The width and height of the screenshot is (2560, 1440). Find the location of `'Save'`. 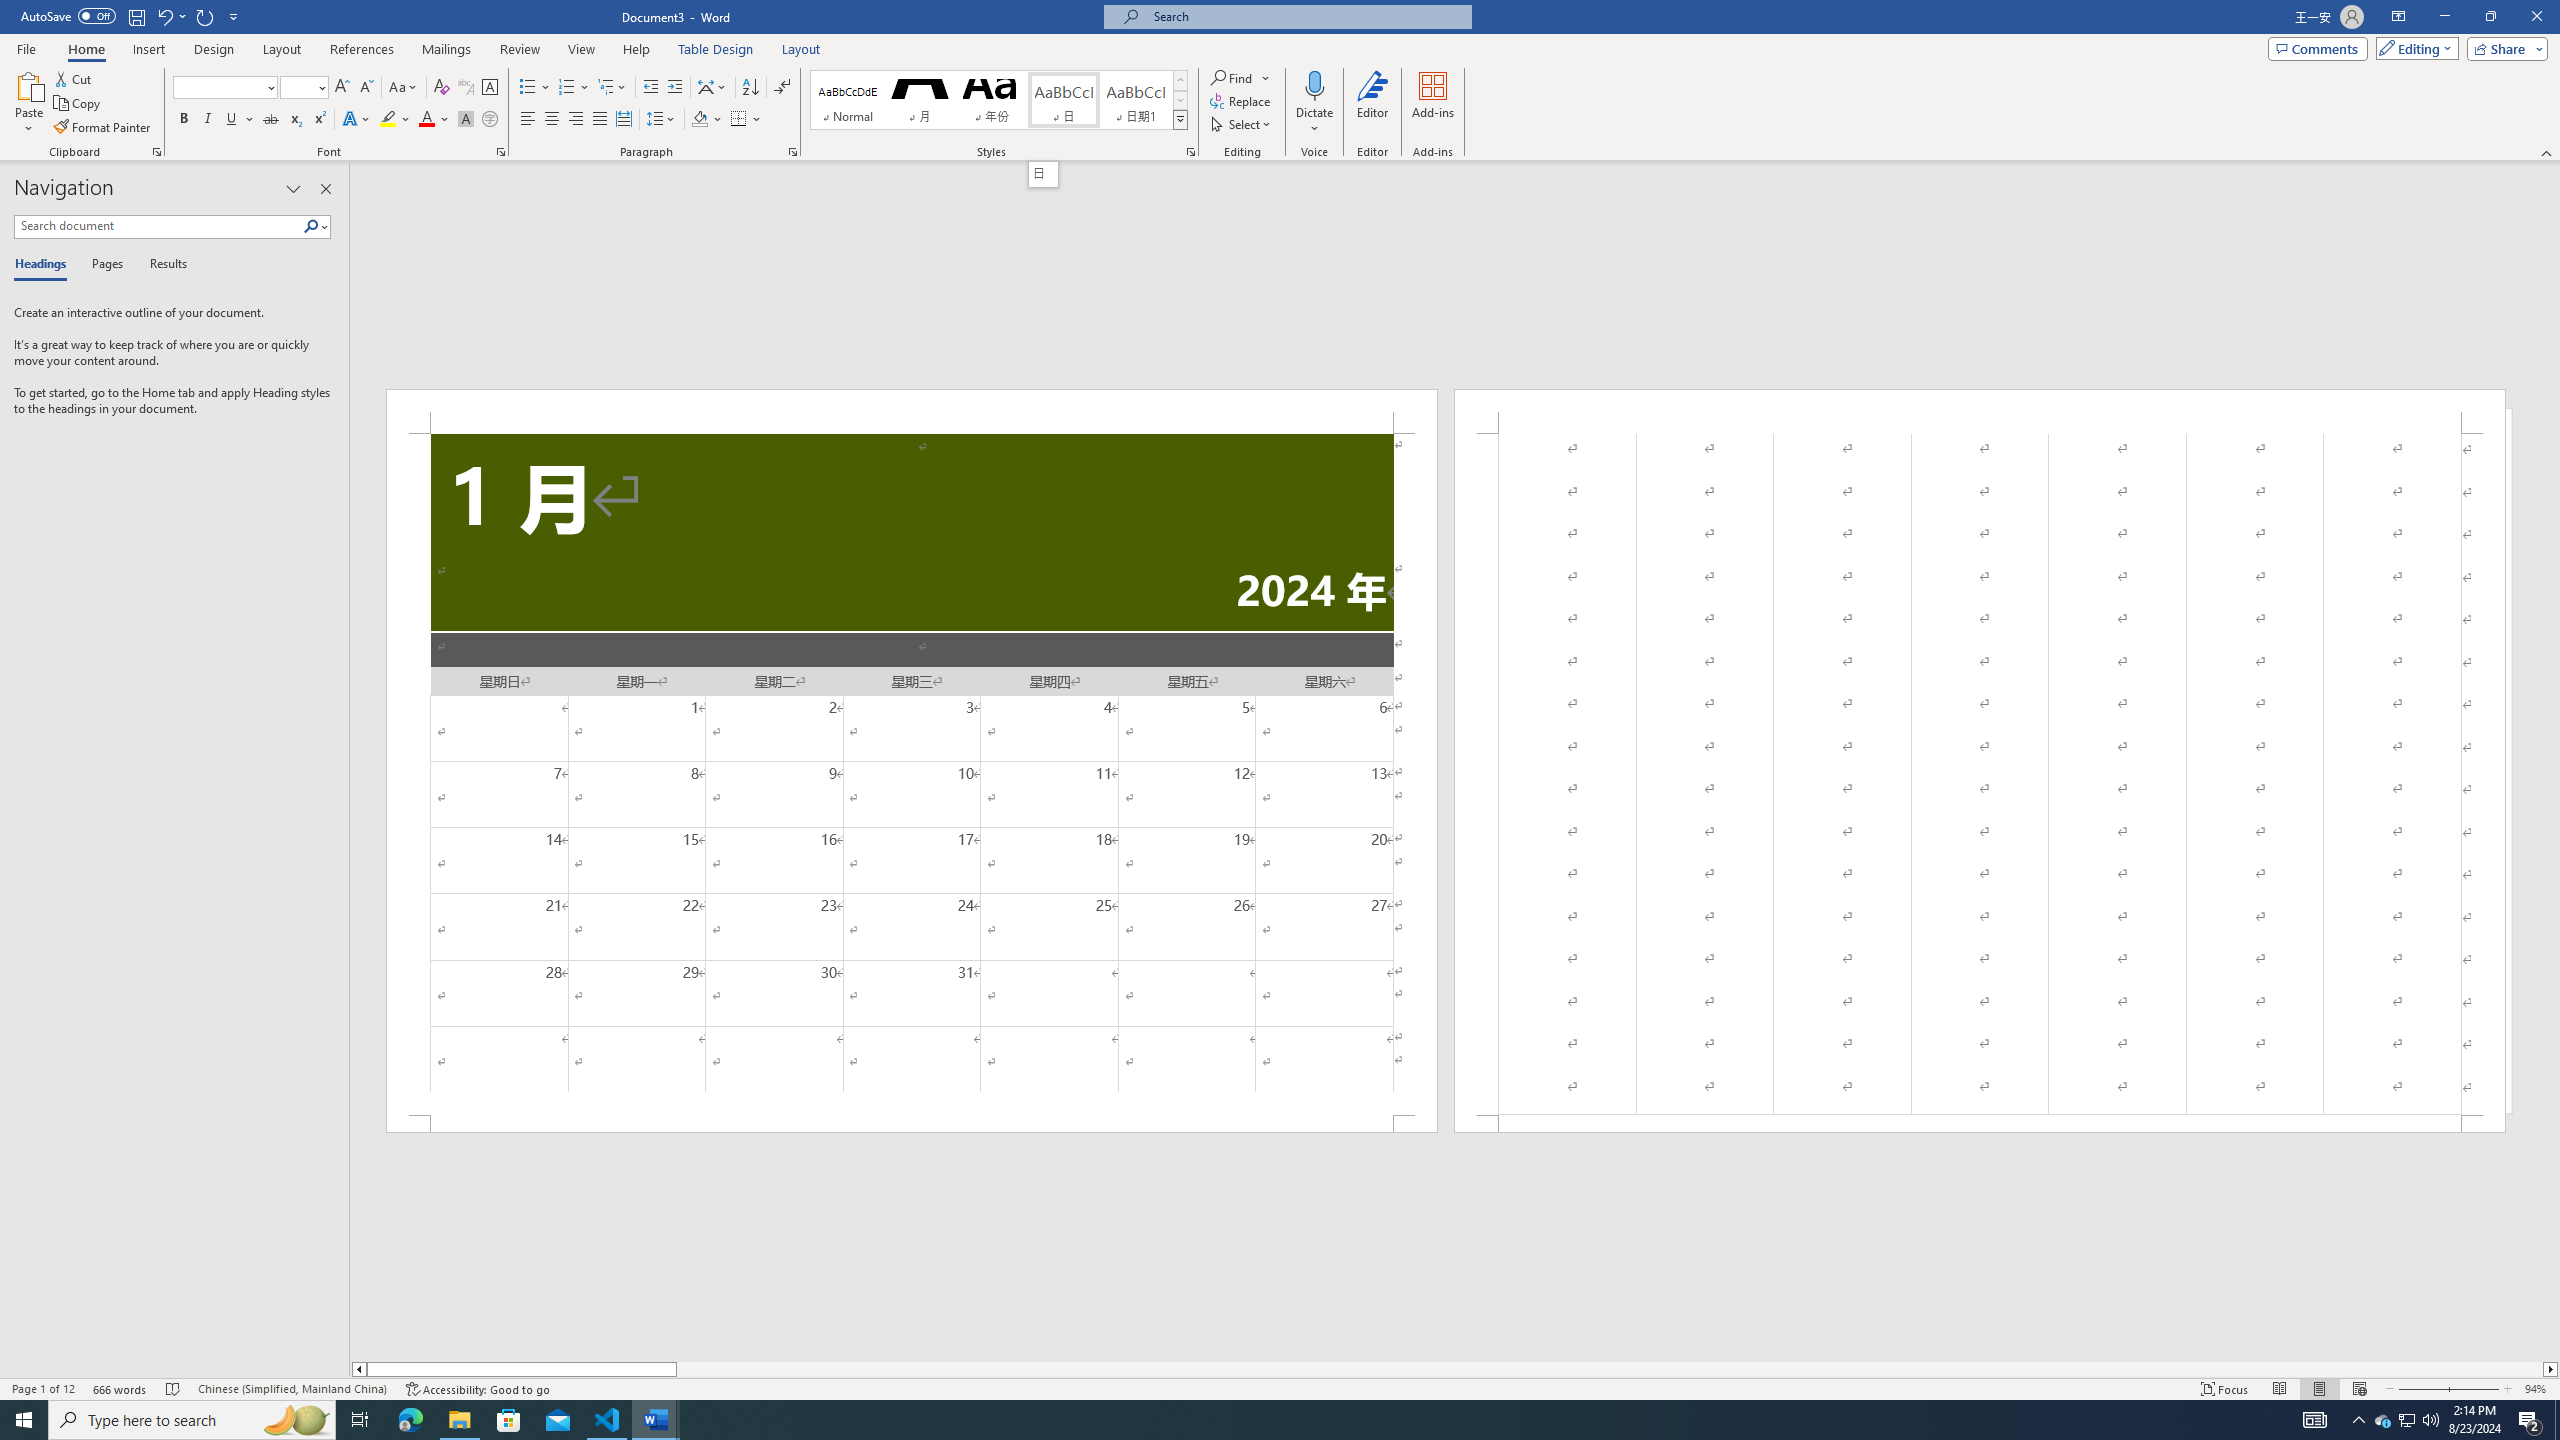

'Save' is located at coordinates (135, 15).